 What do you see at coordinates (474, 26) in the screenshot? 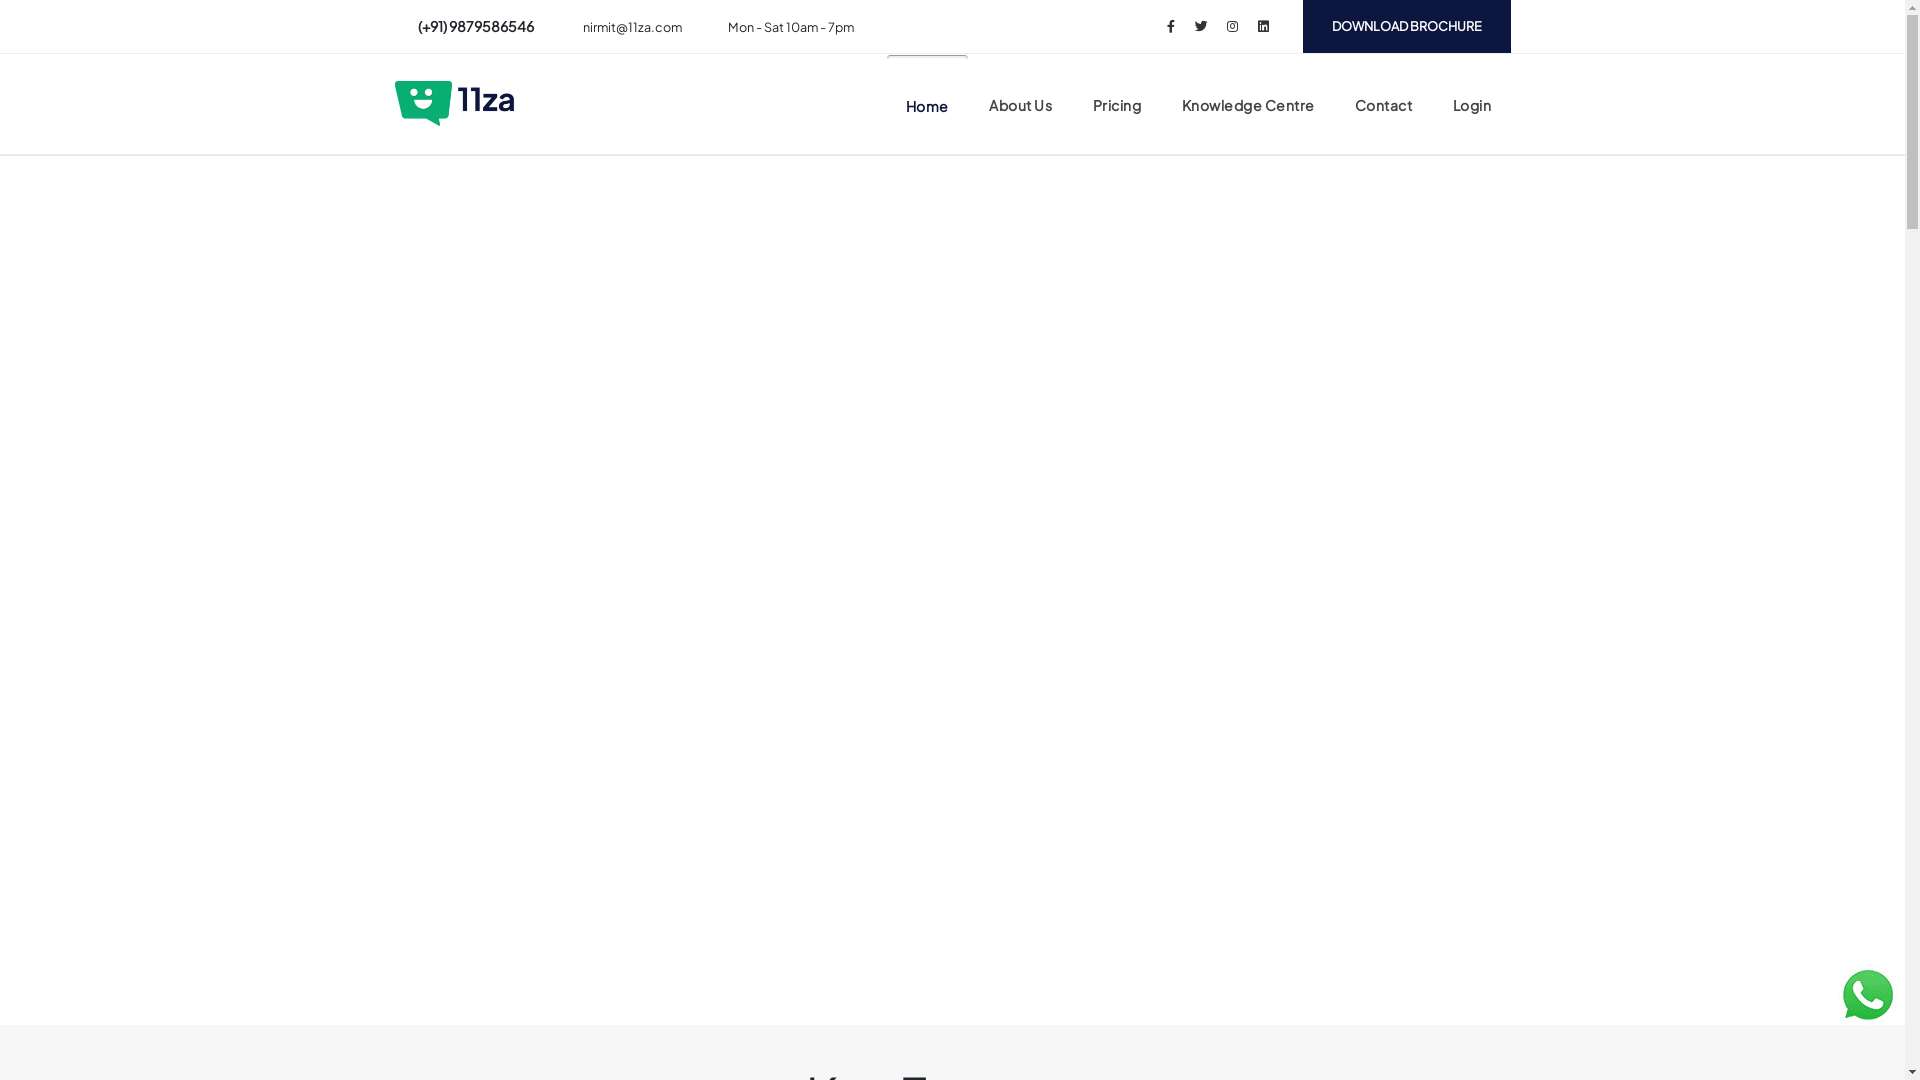
I see `'(+91) 9879586546'` at bounding box center [474, 26].